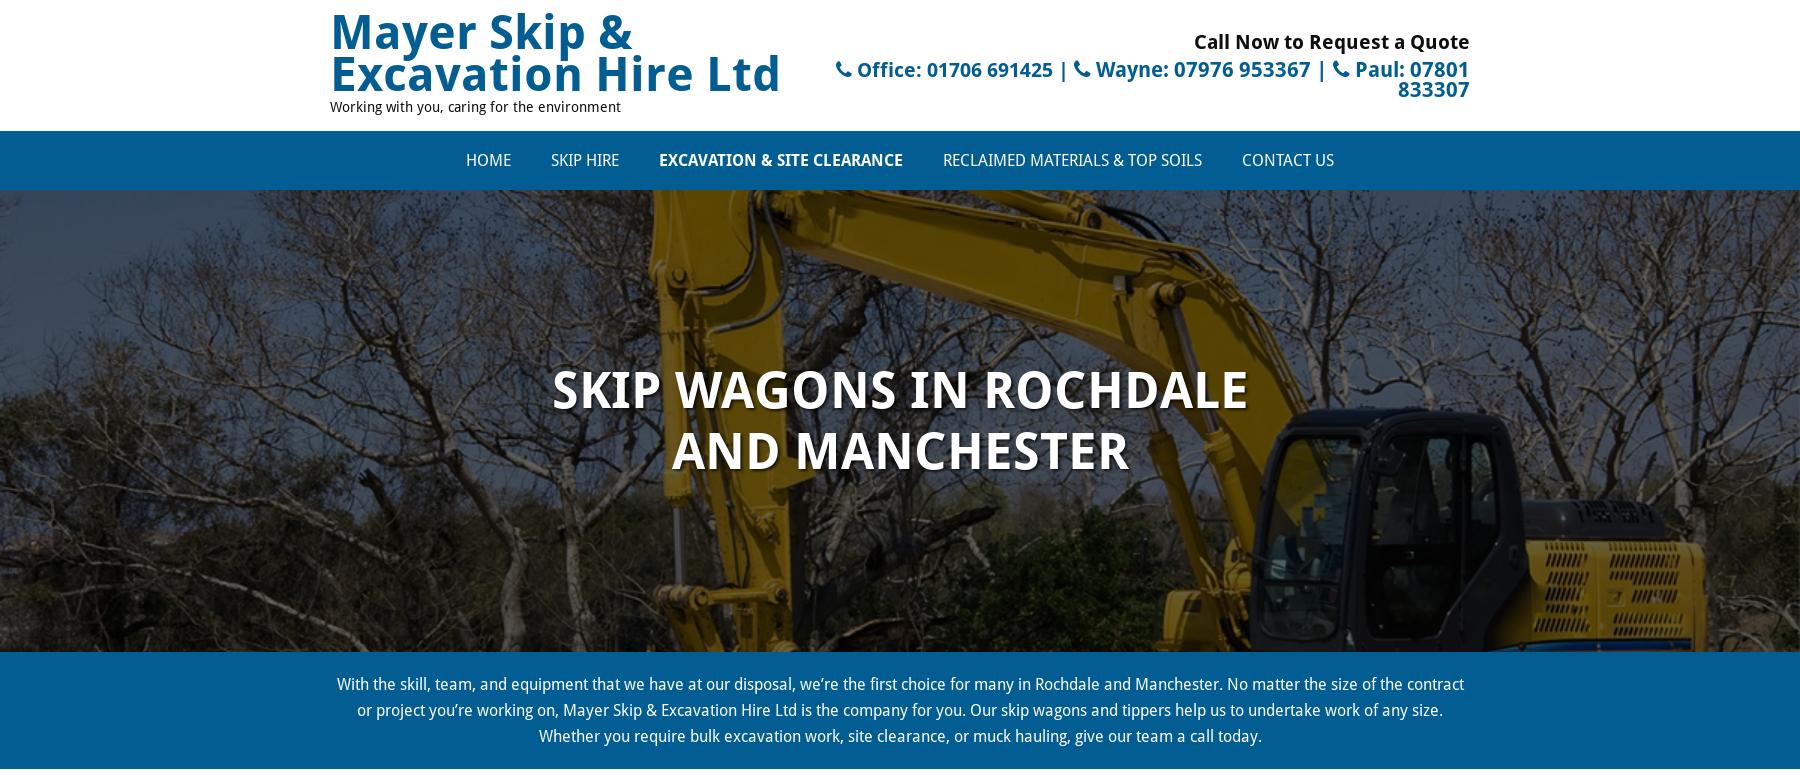  What do you see at coordinates (899, 709) in the screenshot?
I see `'With the skill, team, and equipment that we have at our disposal, we’re the first choice for many in Rochdale and Manchester. No matter the size of the contract or project you’re working on, Mayer Skip & Excavation Hire Ltd is the company for you. Our skip wagons and tippers help us to undertake work of any size. Whether you require bulk excavation work, site clearance, or muck hauling, give our team a call today.'` at bounding box center [899, 709].